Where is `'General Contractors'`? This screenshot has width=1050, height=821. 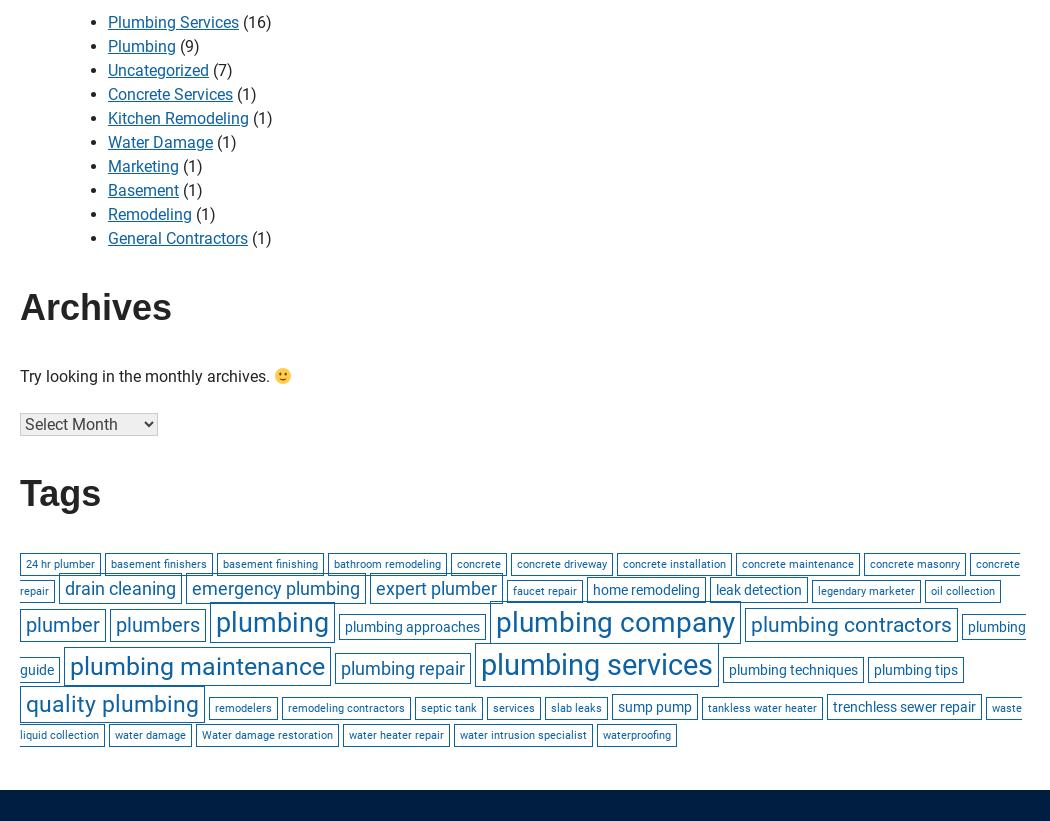
'General Contractors' is located at coordinates (177, 238).